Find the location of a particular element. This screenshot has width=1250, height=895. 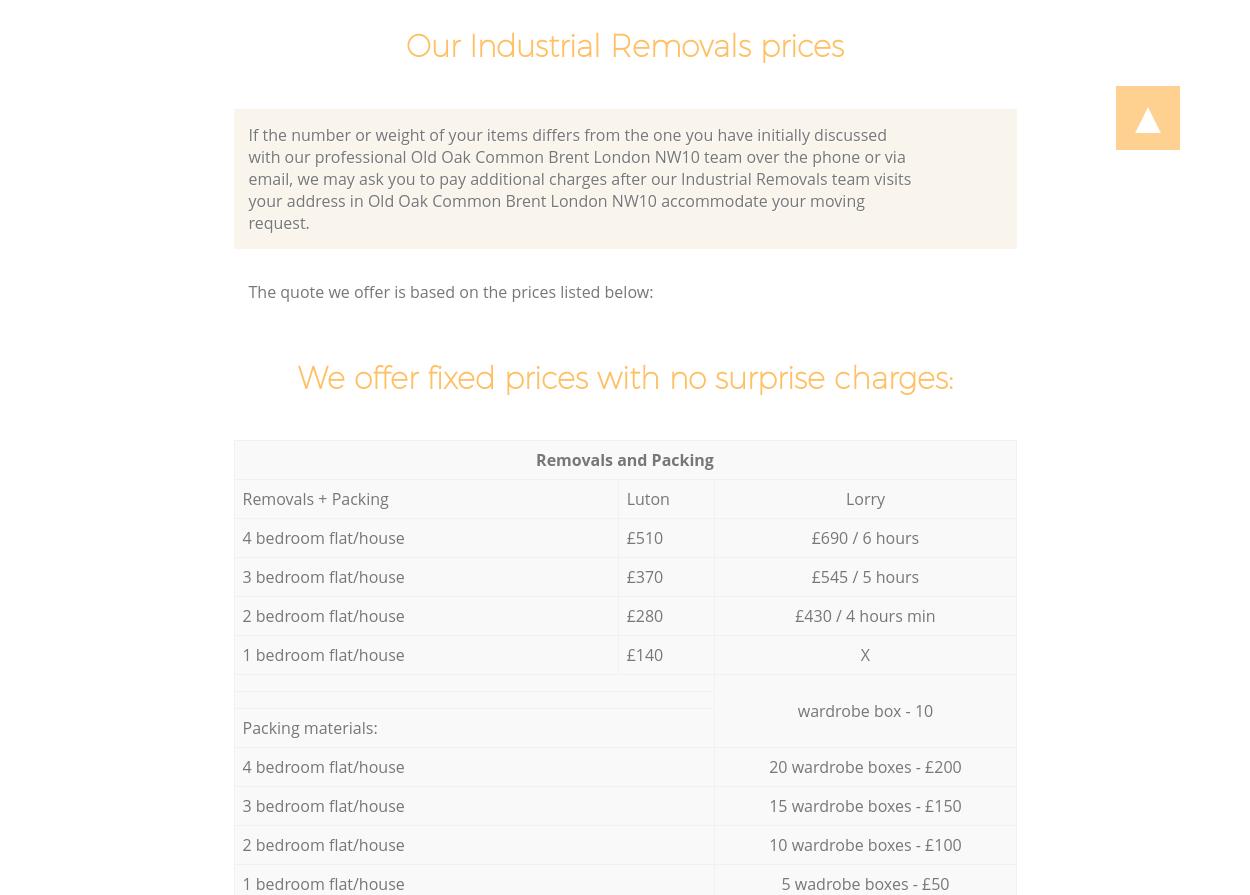

'Removals + Packing' is located at coordinates (314, 497).